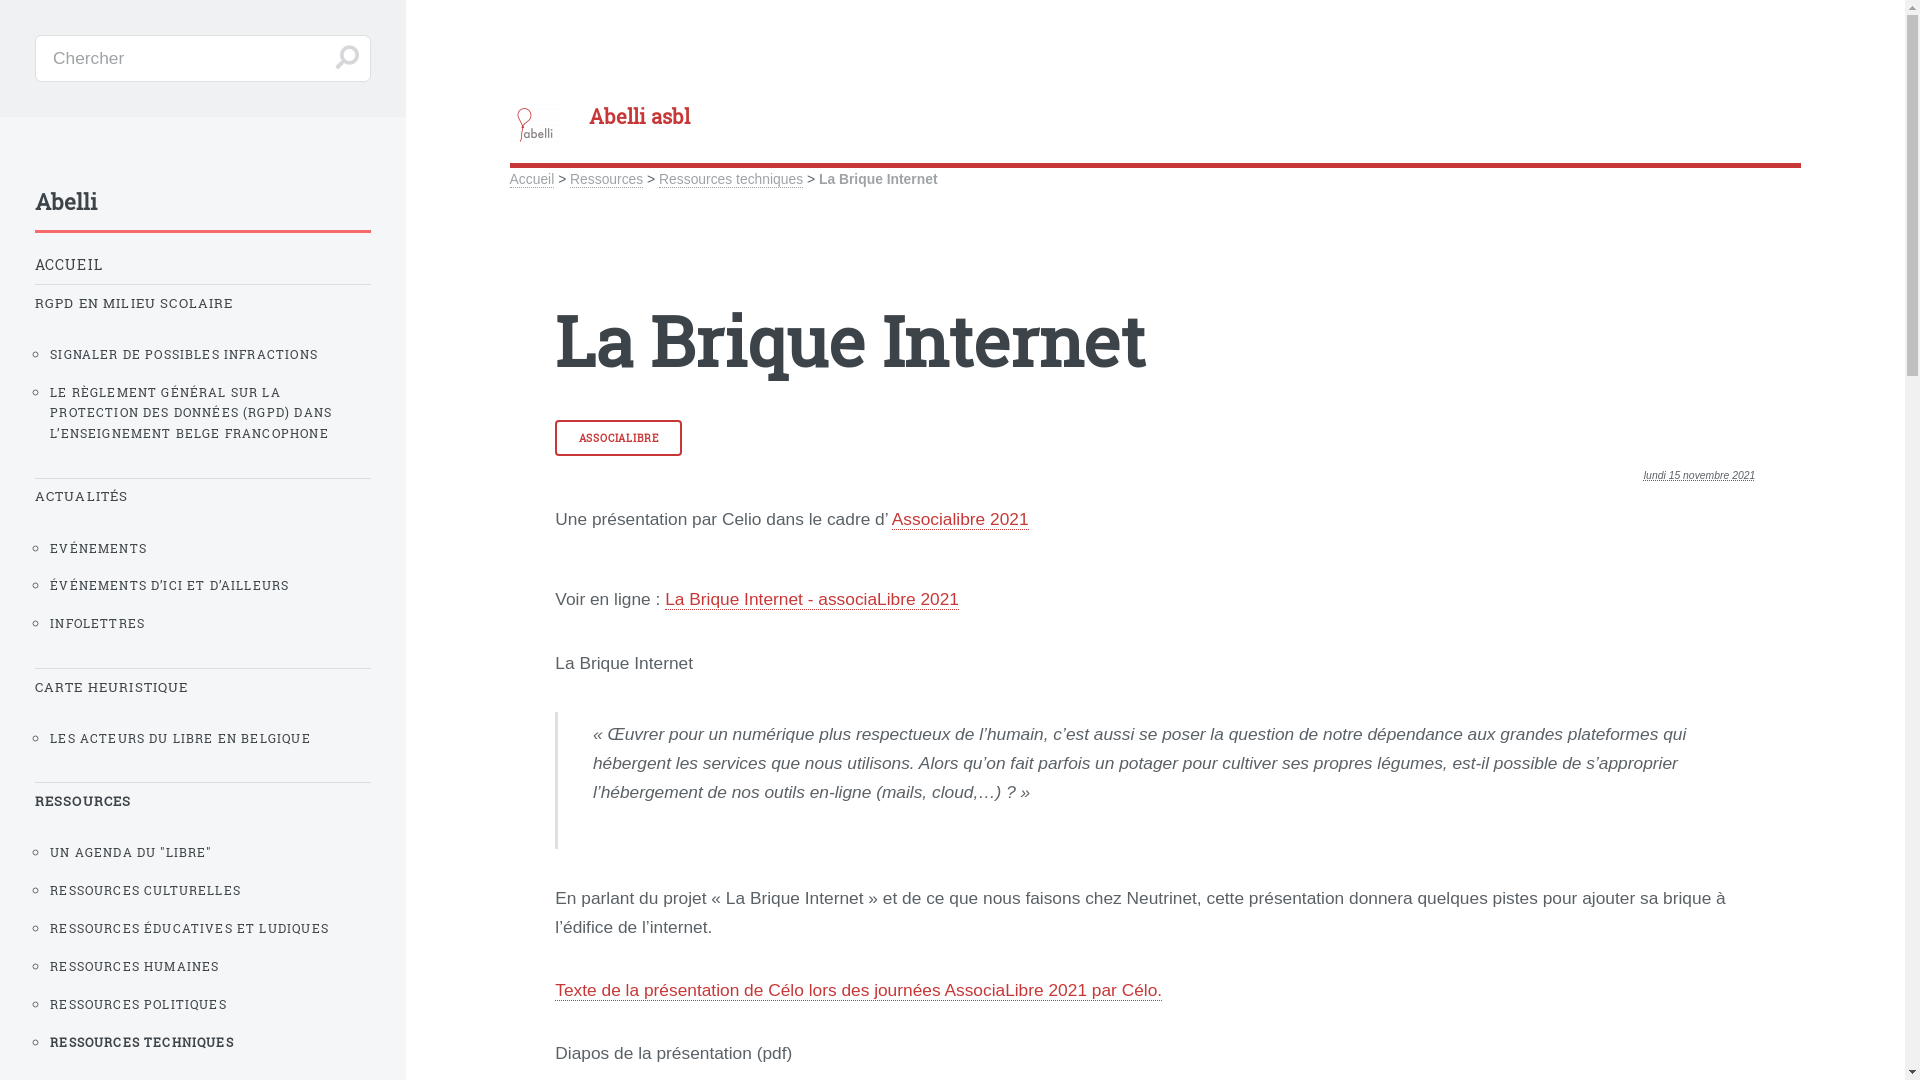 This screenshot has height=1080, width=1920. Describe the element at coordinates (960, 518) in the screenshot. I see `'Associalibre 2021'` at that location.